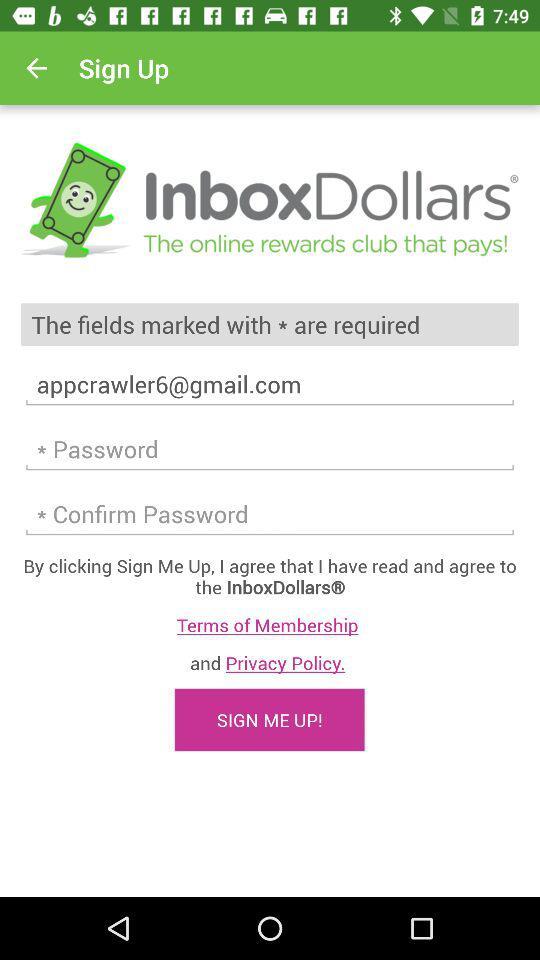  Describe the element at coordinates (270, 324) in the screenshot. I see `the the fields marked item` at that location.